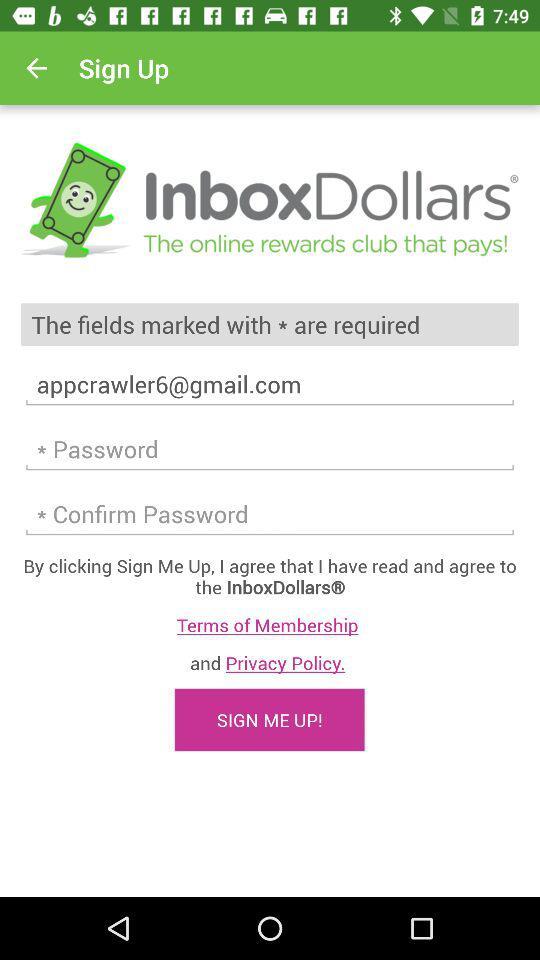  Describe the element at coordinates (270, 324) in the screenshot. I see `the the fields marked item` at that location.